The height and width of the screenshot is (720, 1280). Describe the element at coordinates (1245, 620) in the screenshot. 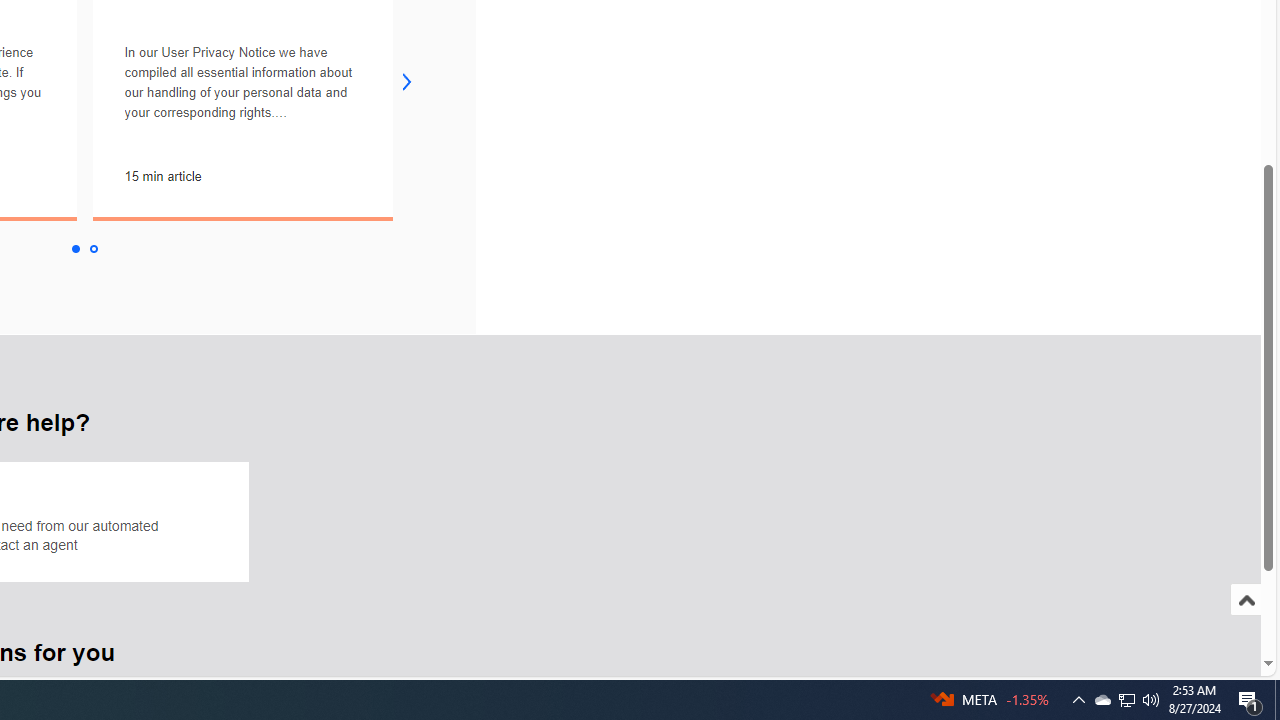

I see `'Scroll to top'` at that location.